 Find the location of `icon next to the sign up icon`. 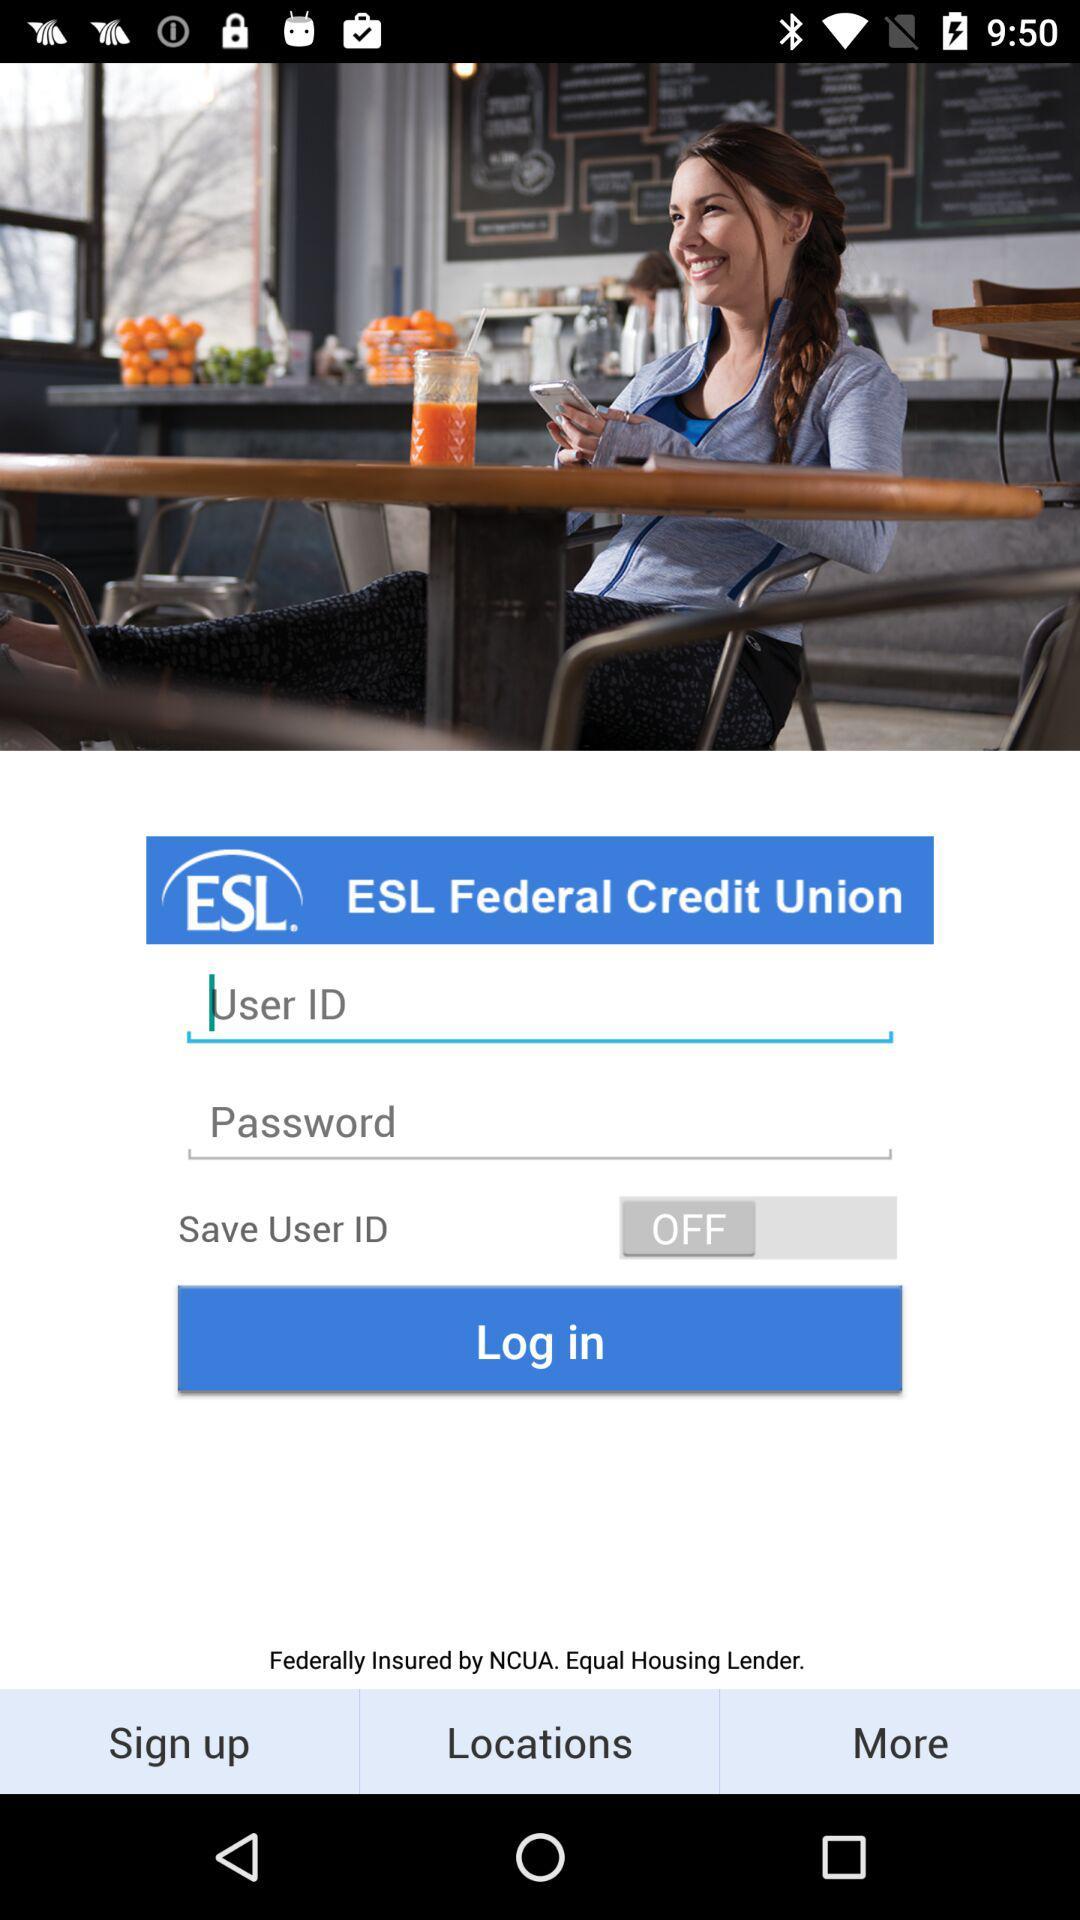

icon next to the sign up icon is located at coordinates (538, 1740).